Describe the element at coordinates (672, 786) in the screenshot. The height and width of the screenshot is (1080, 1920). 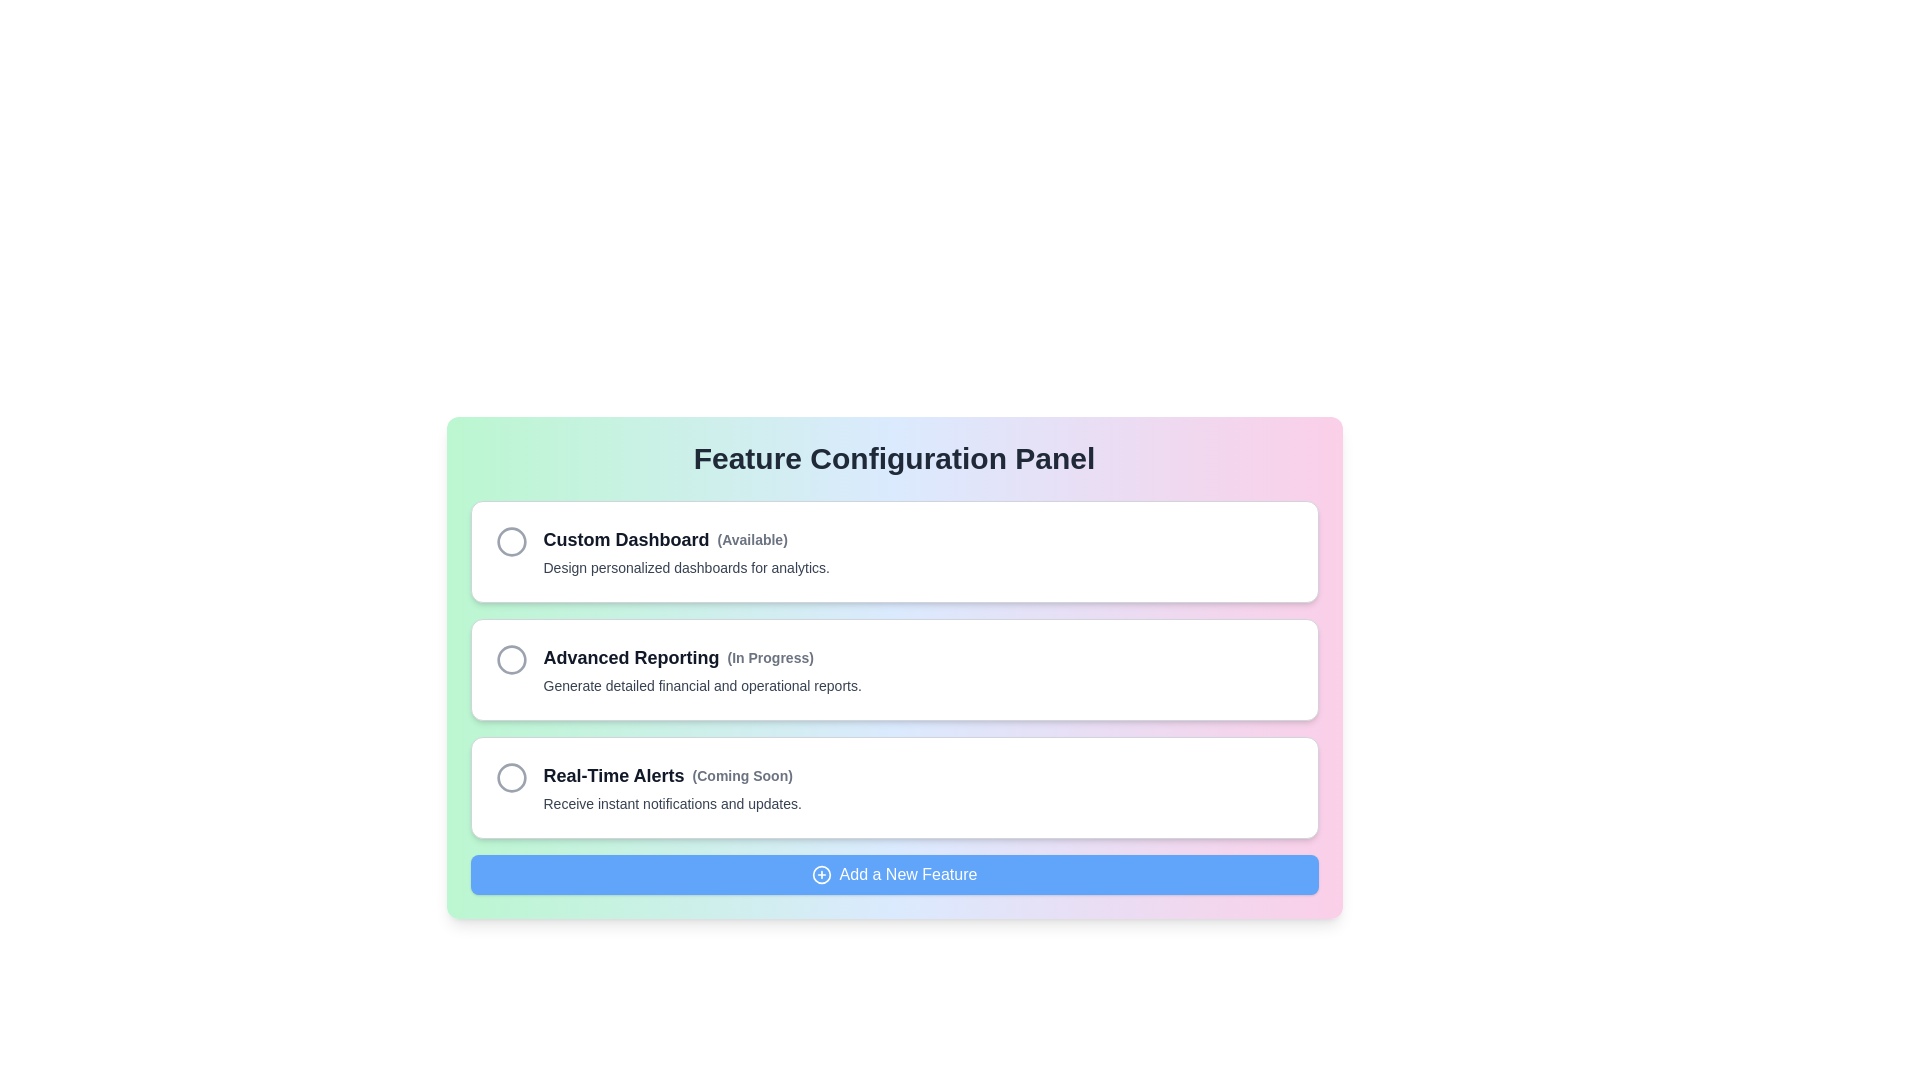
I see `the text block labeled 'Real-Time Alerts', which provides a description of its functionality and indicates its coming-soon status` at that location.